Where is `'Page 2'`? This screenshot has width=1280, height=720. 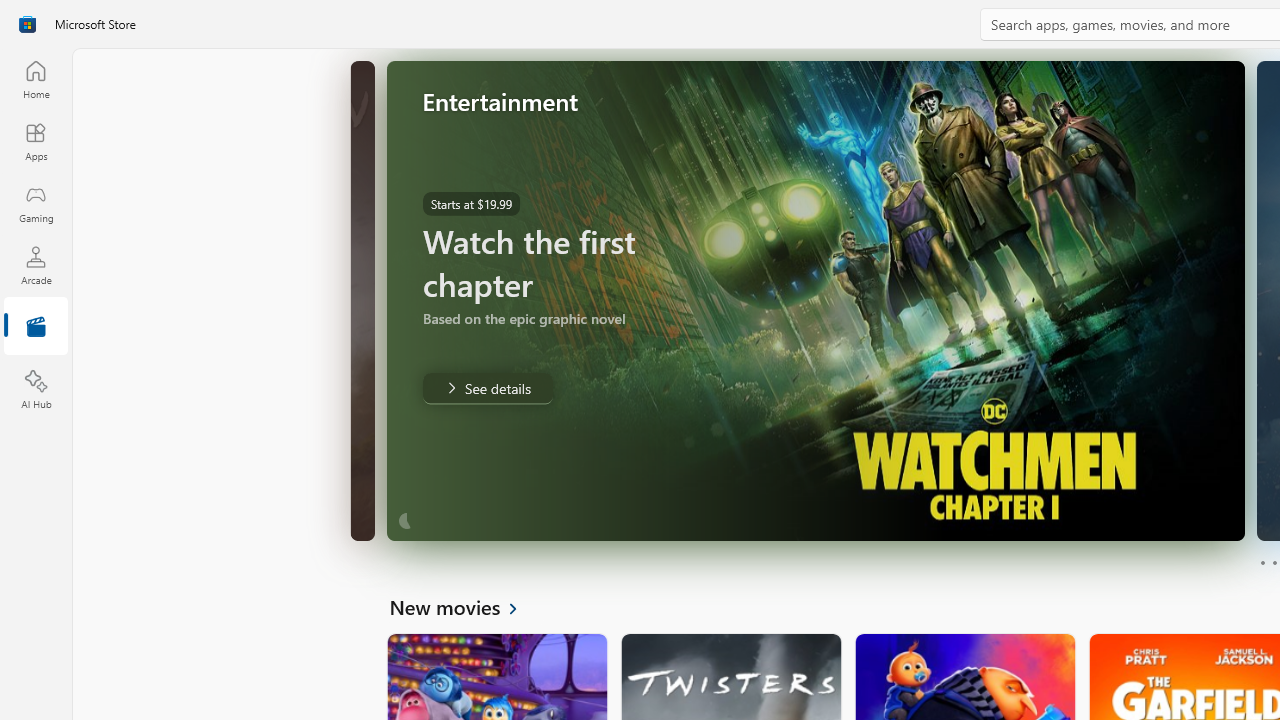
'Page 2' is located at coordinates (1273, 563).